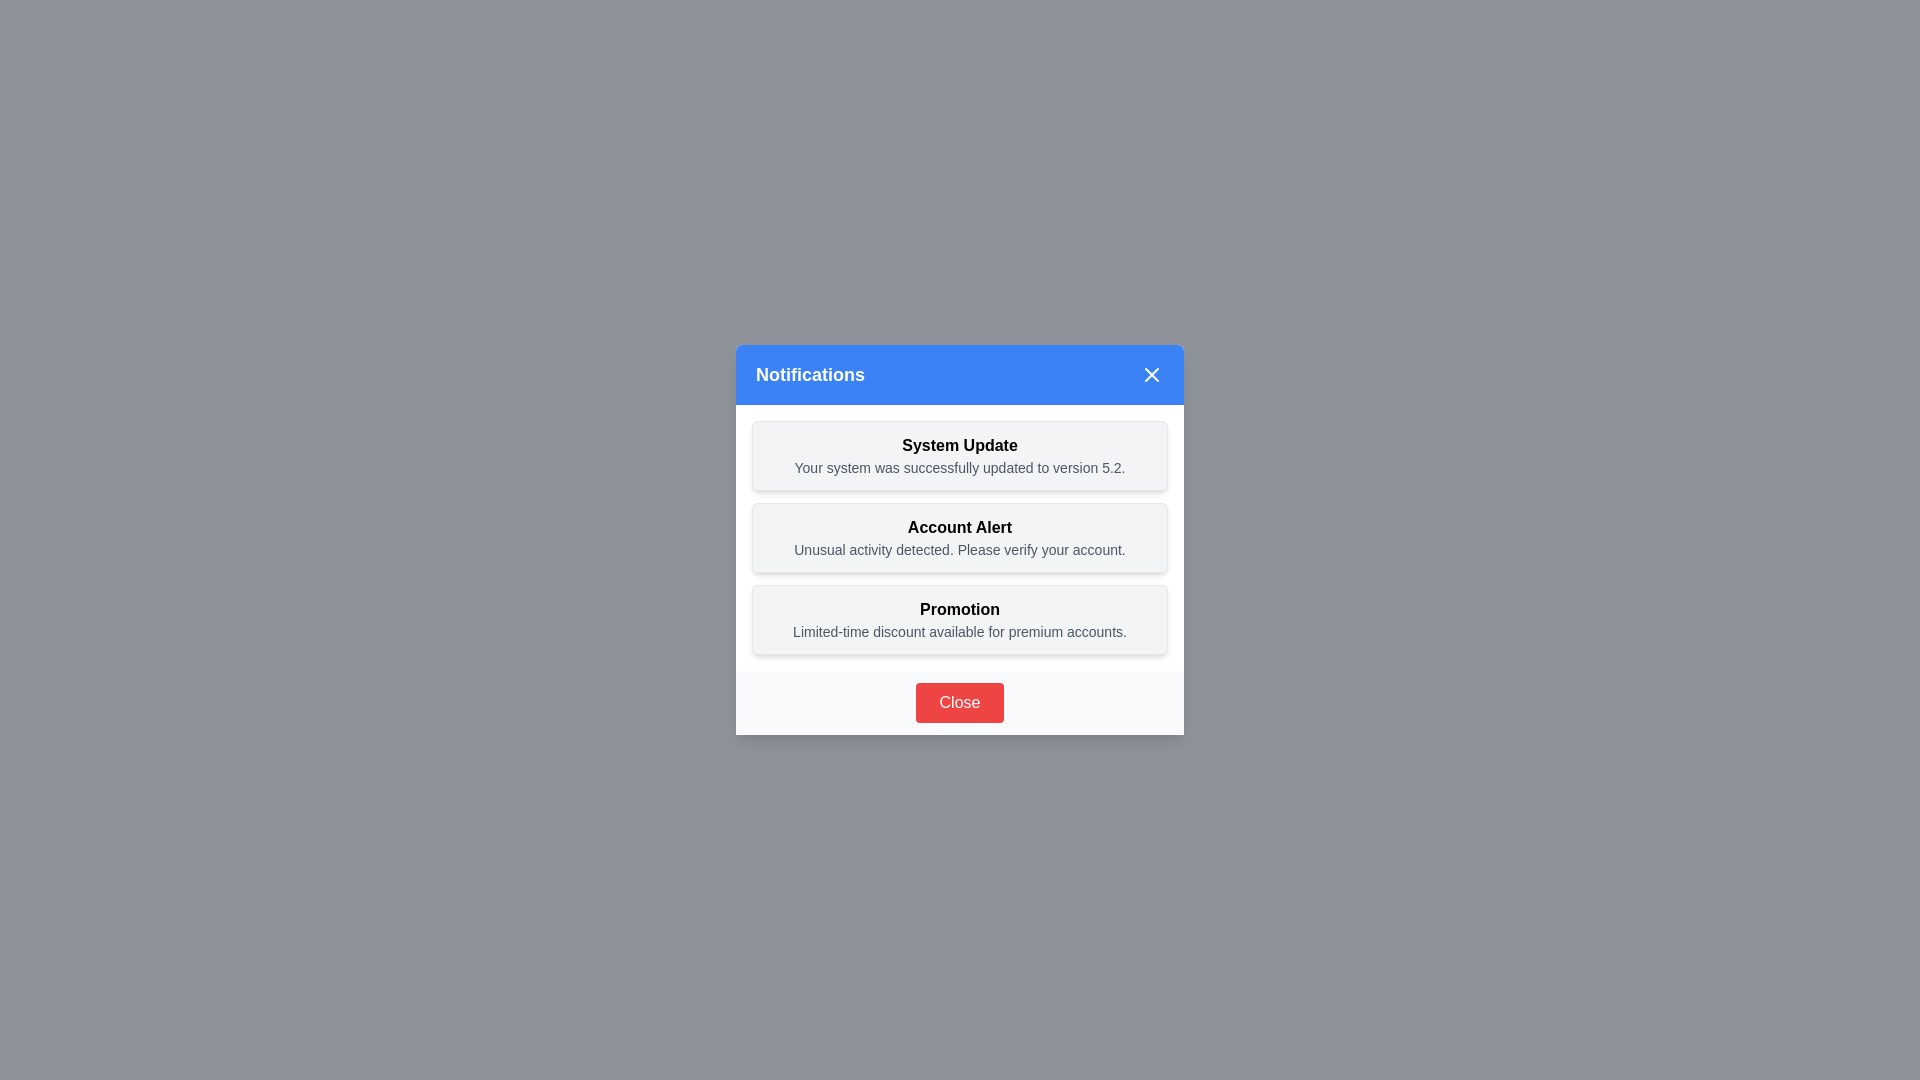  I want to click on the 'Close' button with a red background and white text at the bottom of the notification dialog, so click(960, 701).